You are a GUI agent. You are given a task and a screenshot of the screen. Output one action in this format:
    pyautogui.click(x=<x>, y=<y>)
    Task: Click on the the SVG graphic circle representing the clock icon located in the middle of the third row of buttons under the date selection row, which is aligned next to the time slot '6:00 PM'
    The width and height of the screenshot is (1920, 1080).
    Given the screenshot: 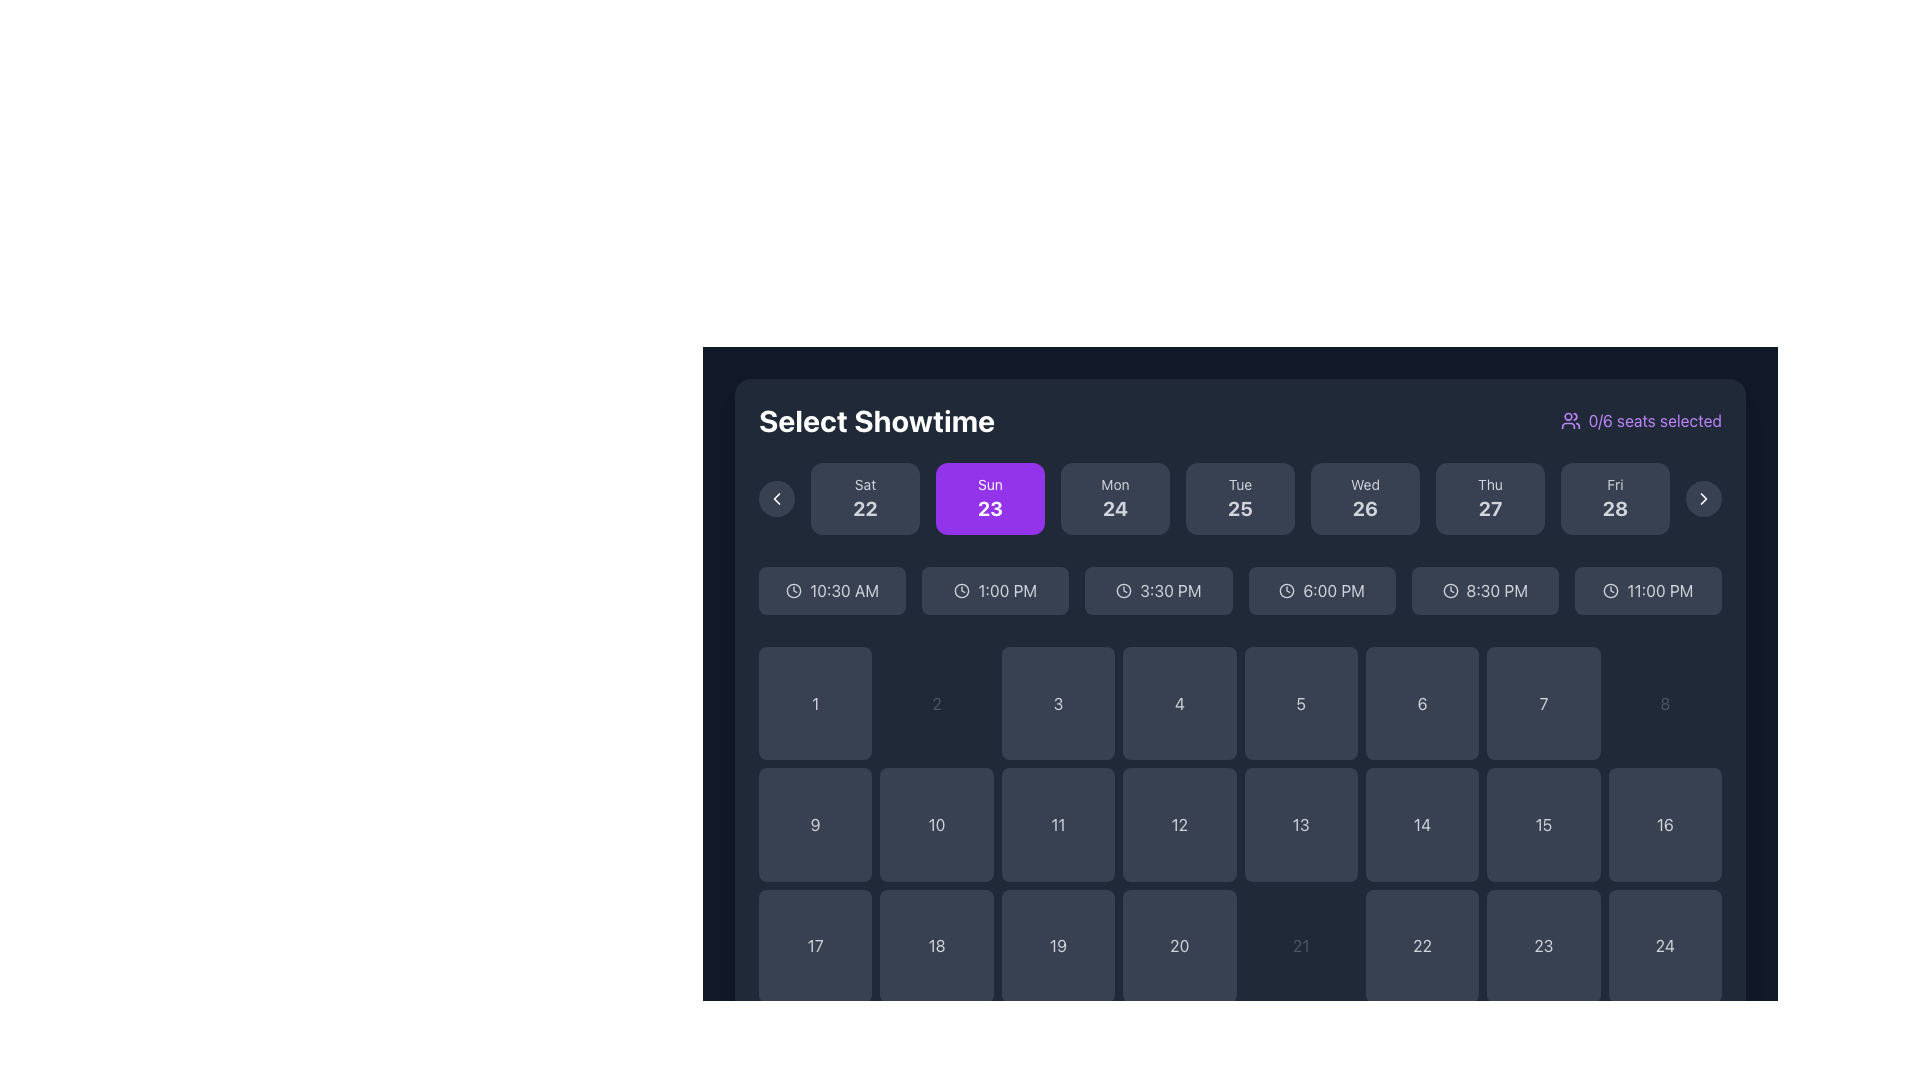 What is the action you would take?
    pyautogui.click(x=1287, y=589)
    